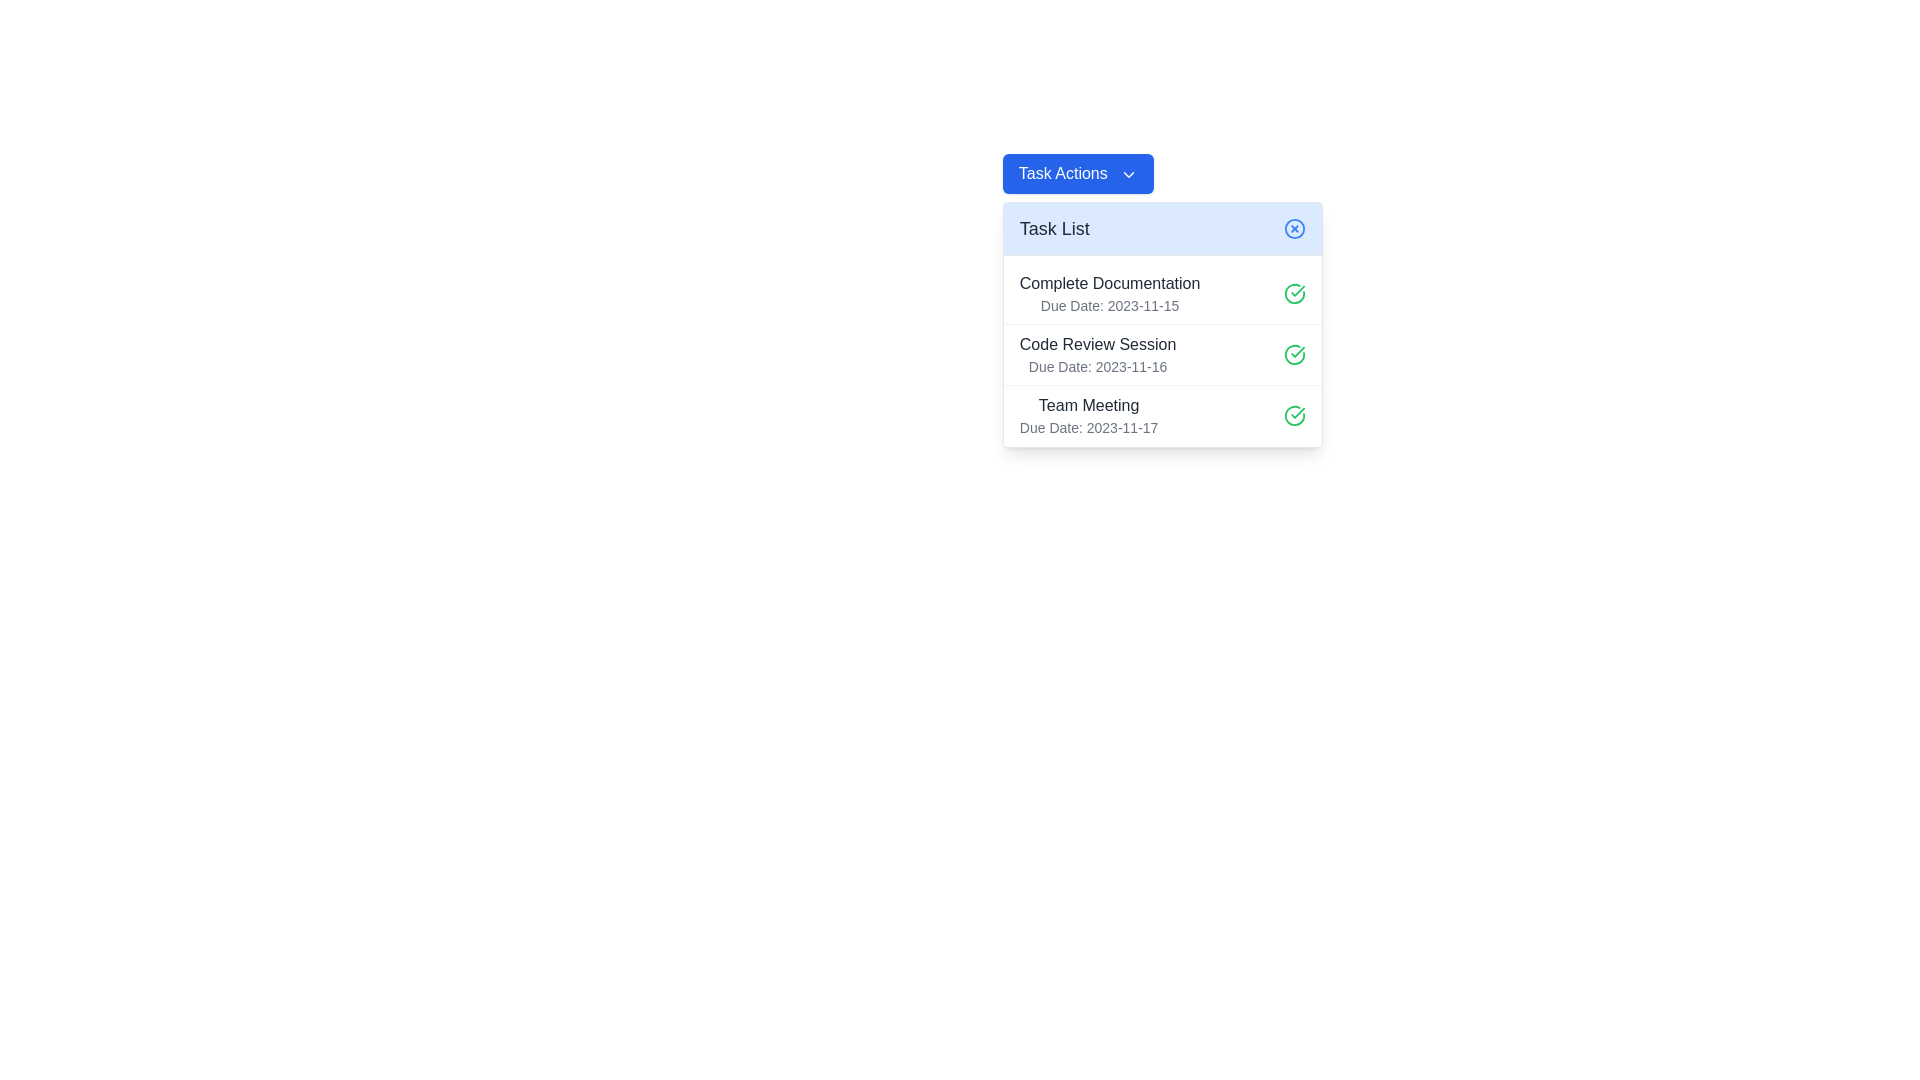 Image resolution: width=1920 pixels, height=1080 pixels. Describe the element at coordinates (1129, 173) in the screenshot. I see `chevron icon indicating dropdown options located within the 'Task Actions' button, positioned to the right of the text` at that location.